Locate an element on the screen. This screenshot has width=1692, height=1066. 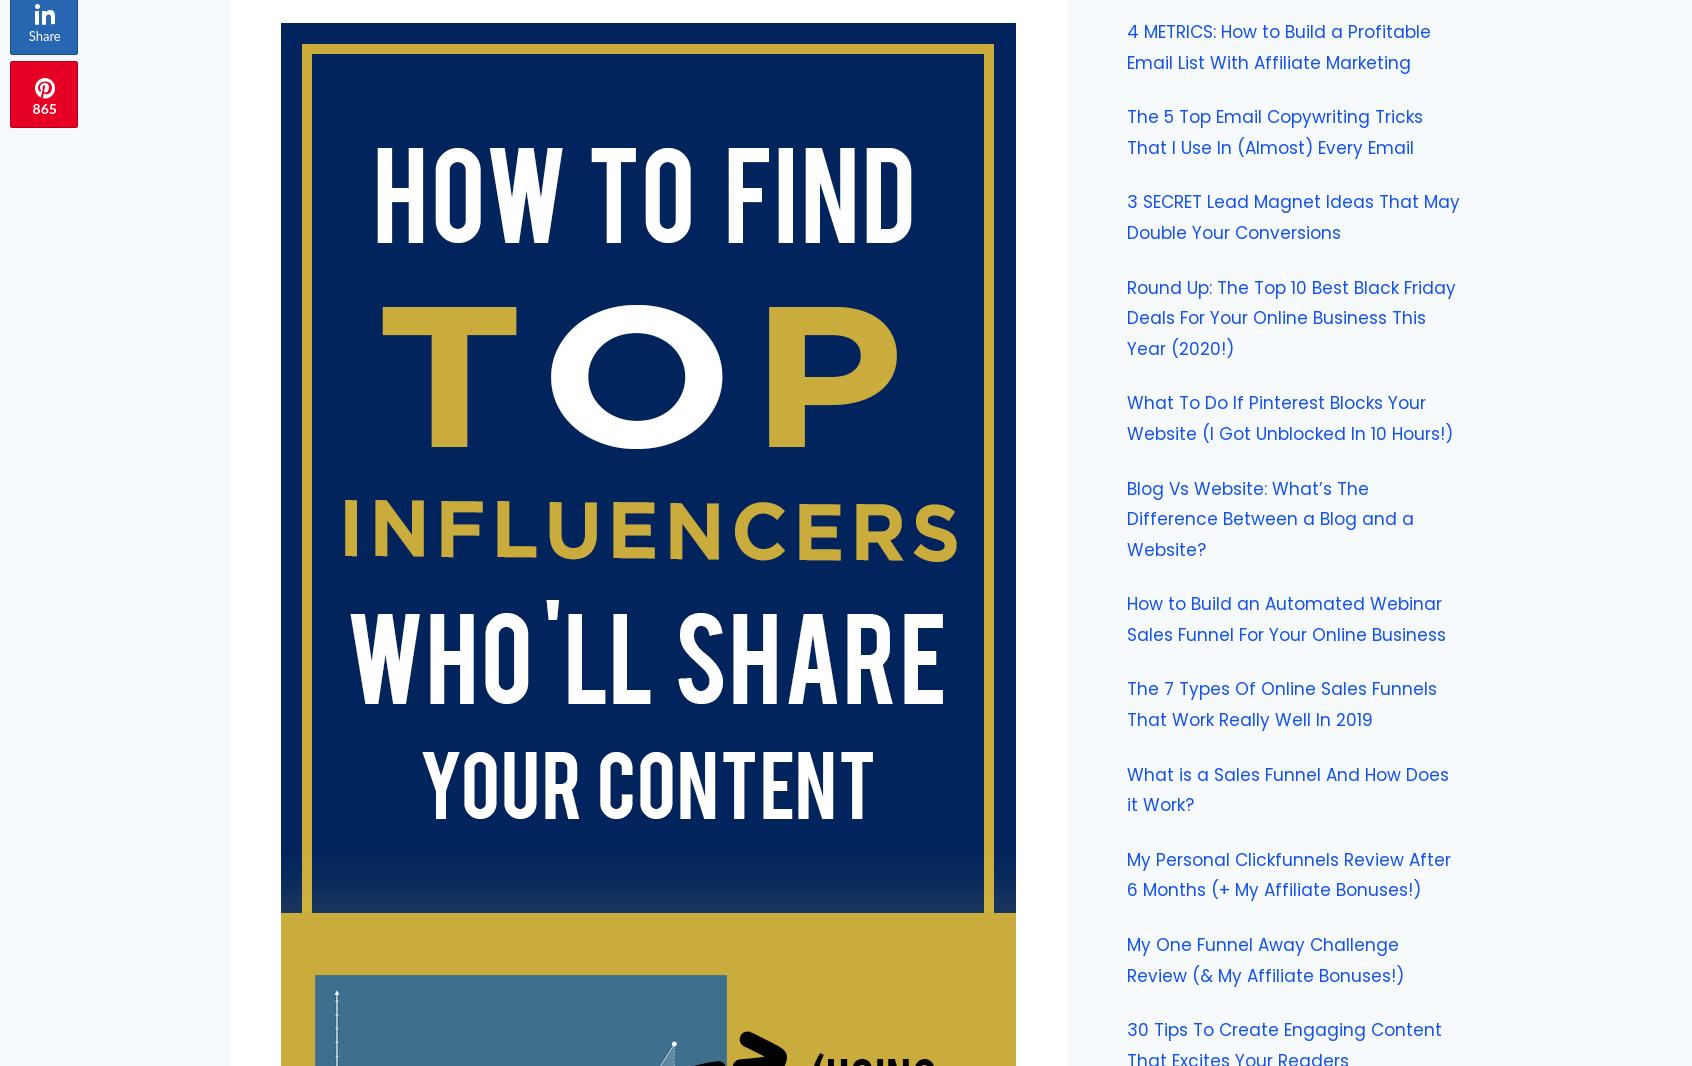
'3 SECRET Lead Magnet Ideas That May Double Your Conversions' is located at coordinates (1292, 216).